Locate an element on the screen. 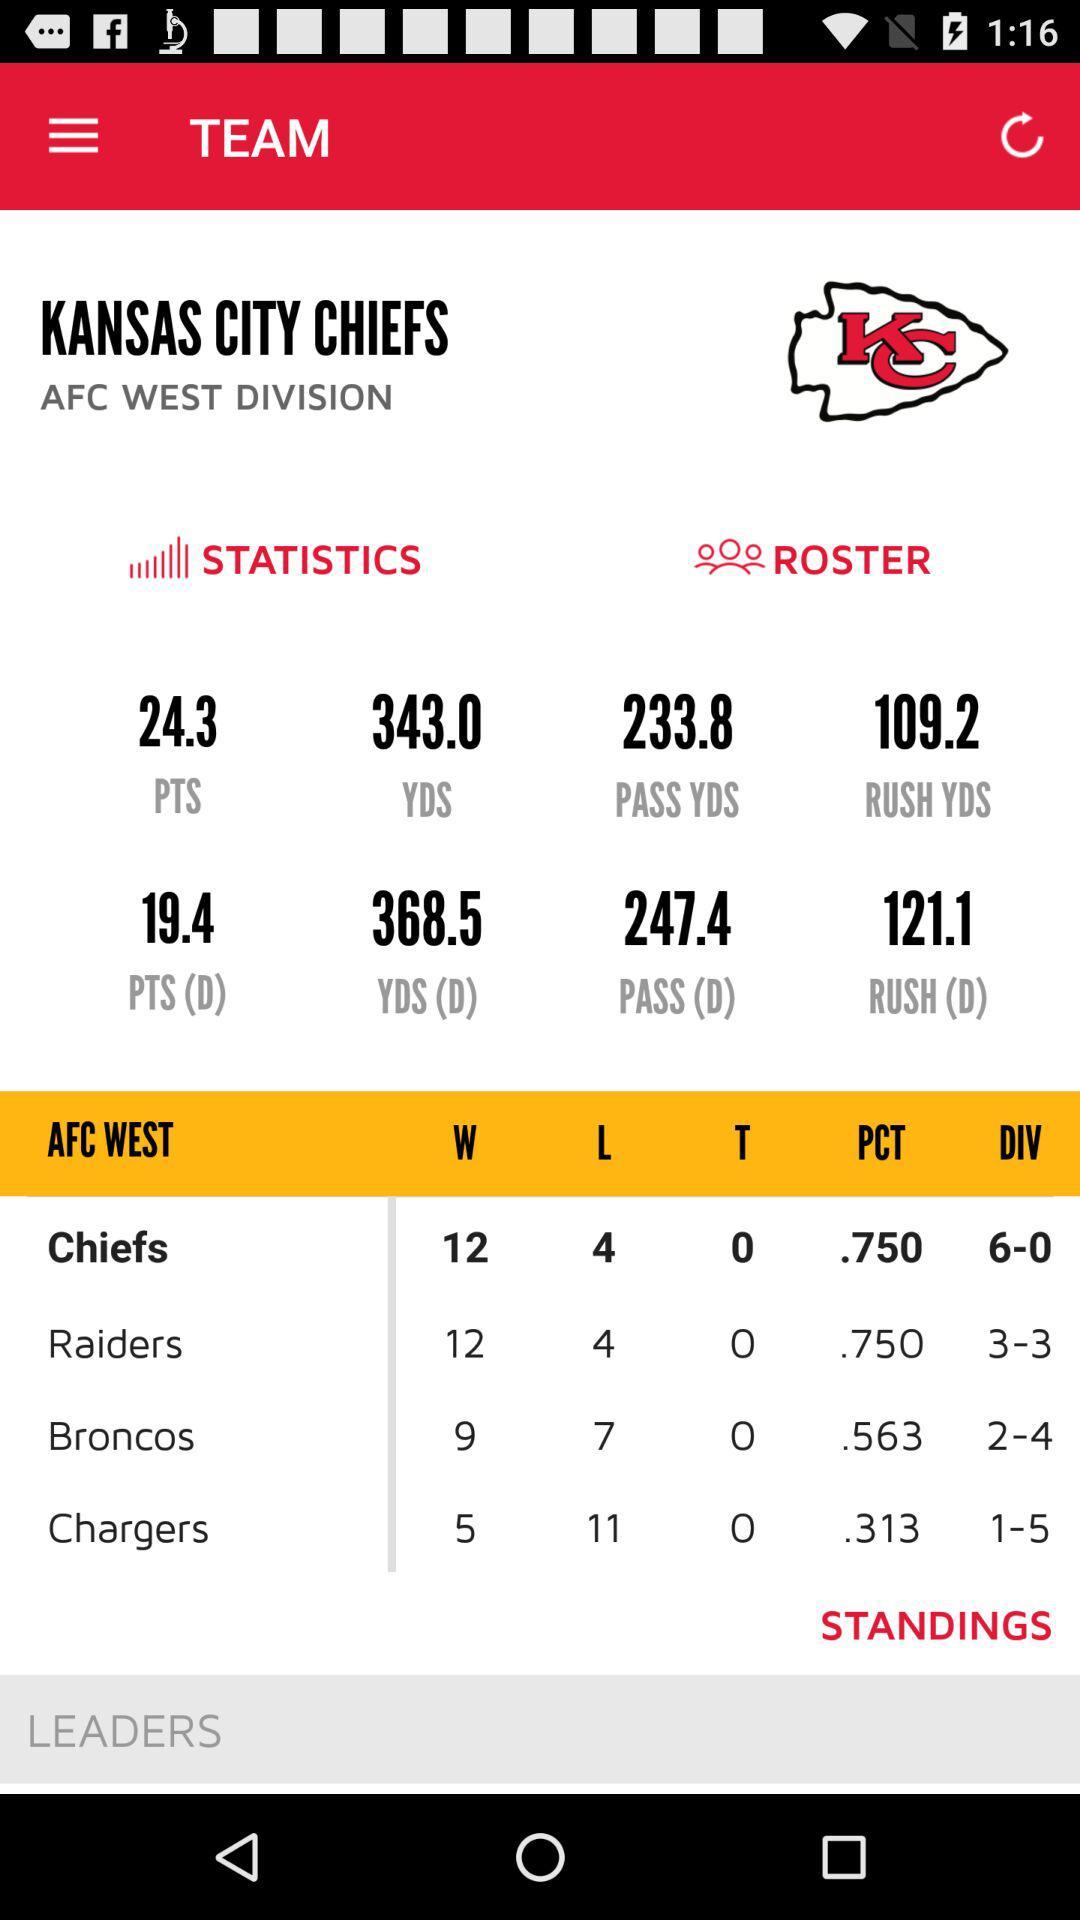 This screenshot has height=1920, width=1080. icon above kansas city chiefs icon is located at coordinates (72, 135).